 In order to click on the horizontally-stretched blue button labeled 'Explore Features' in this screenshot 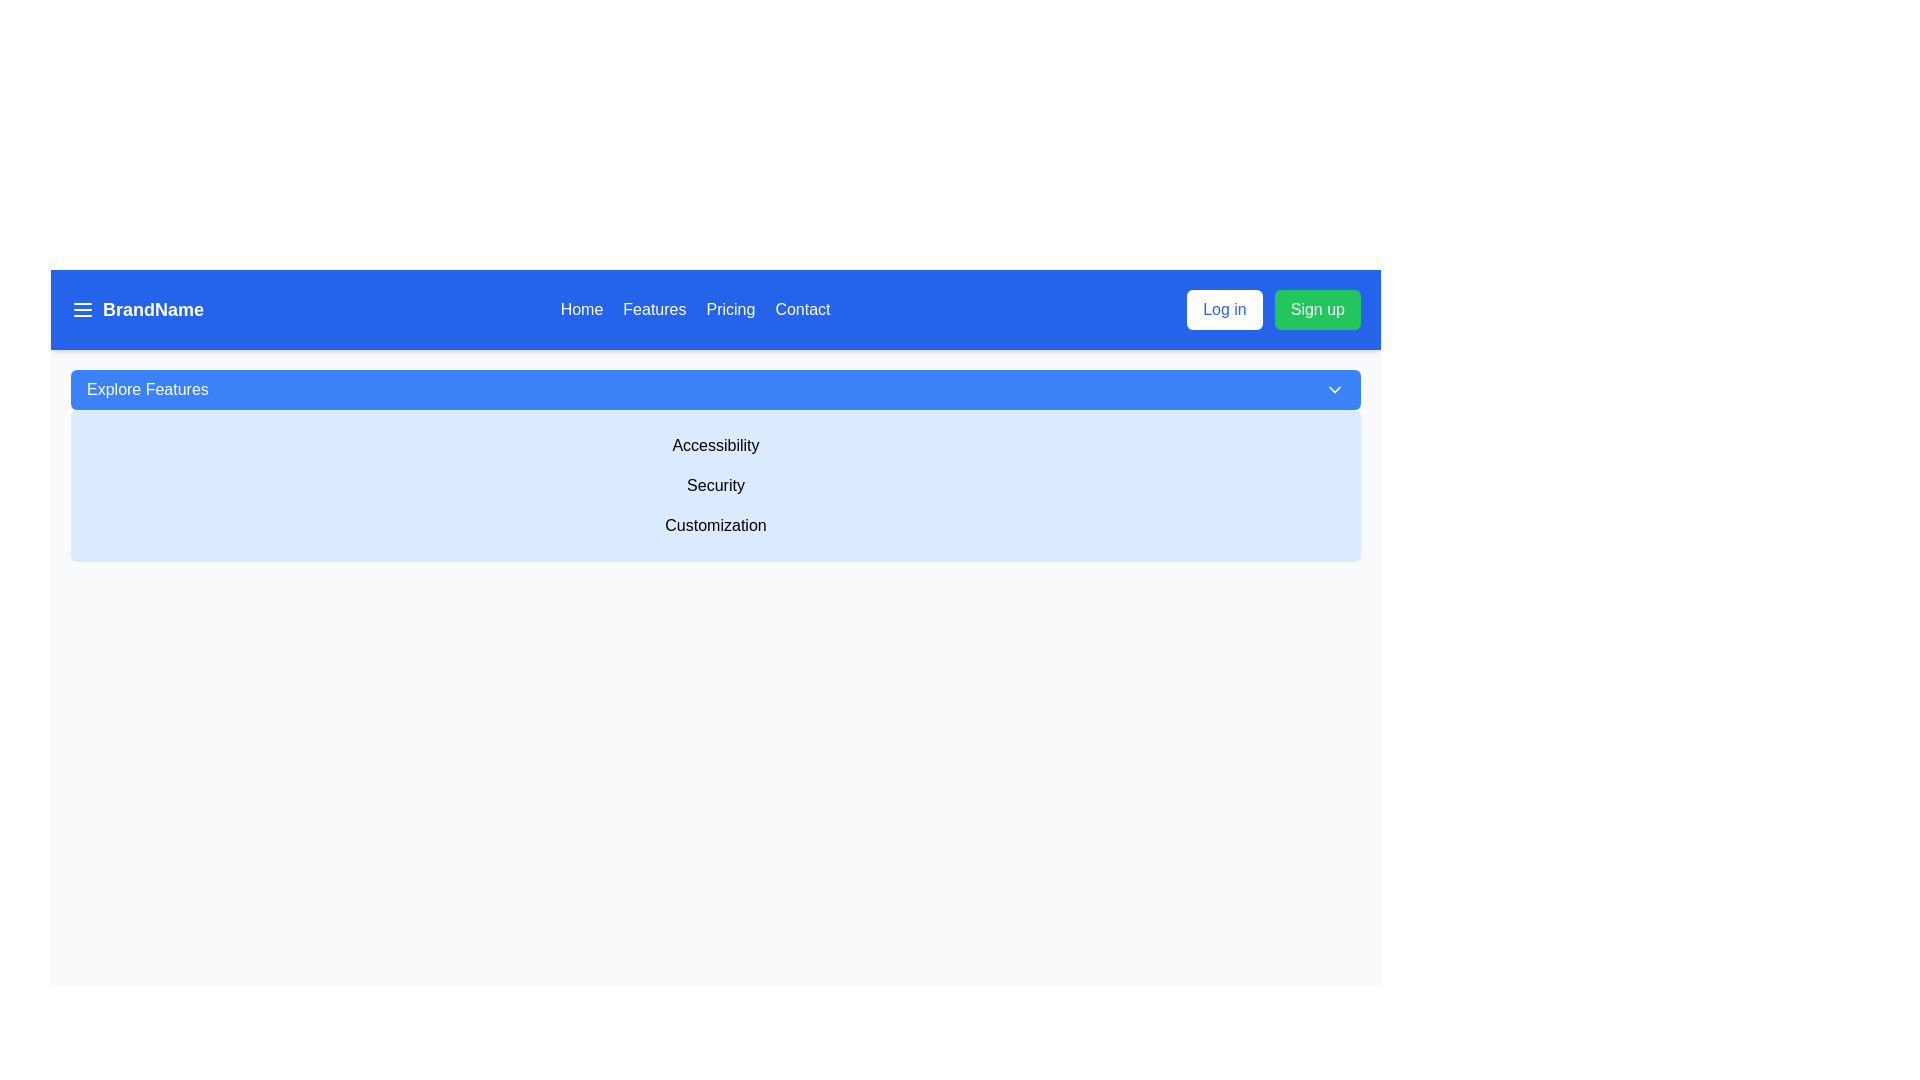, I will do `click(715, 389)`.